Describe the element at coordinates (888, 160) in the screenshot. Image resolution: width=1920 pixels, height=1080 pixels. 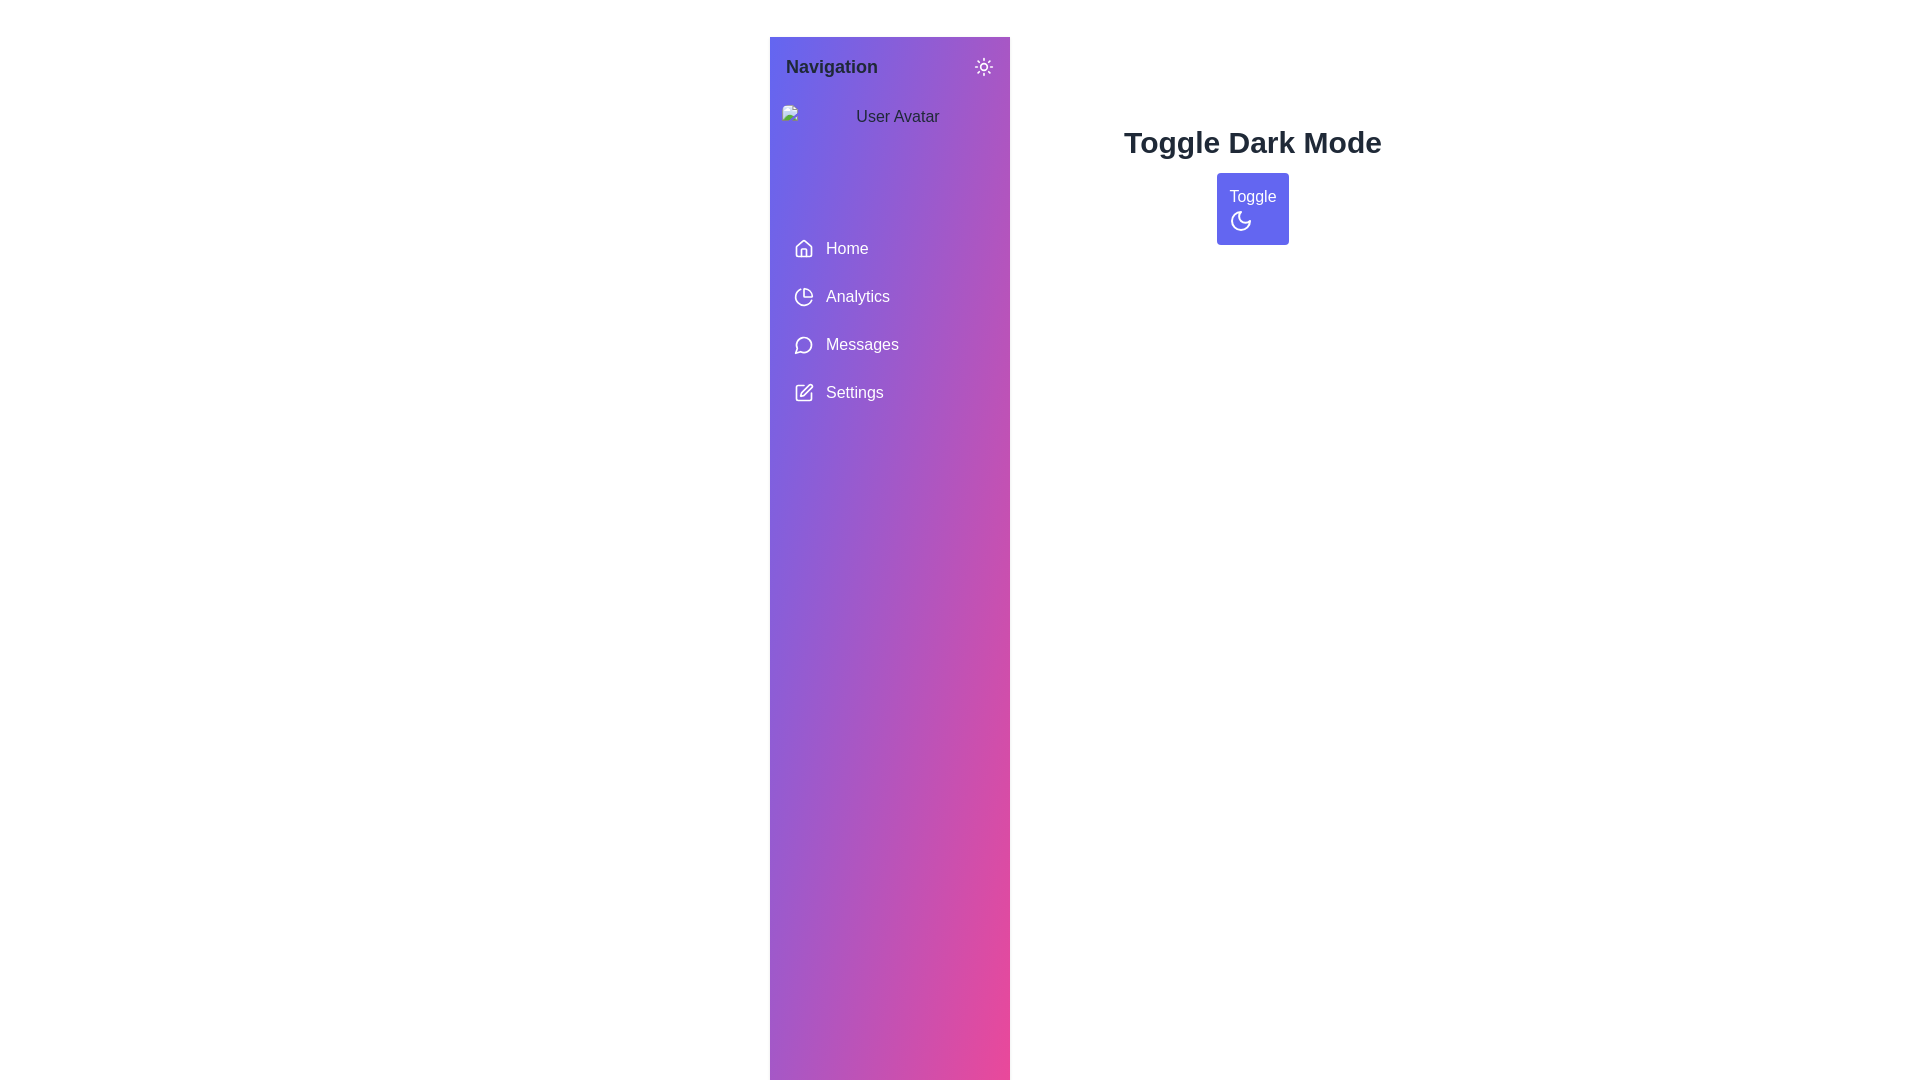
I see `the user avatar image in the sidebar` at that location.